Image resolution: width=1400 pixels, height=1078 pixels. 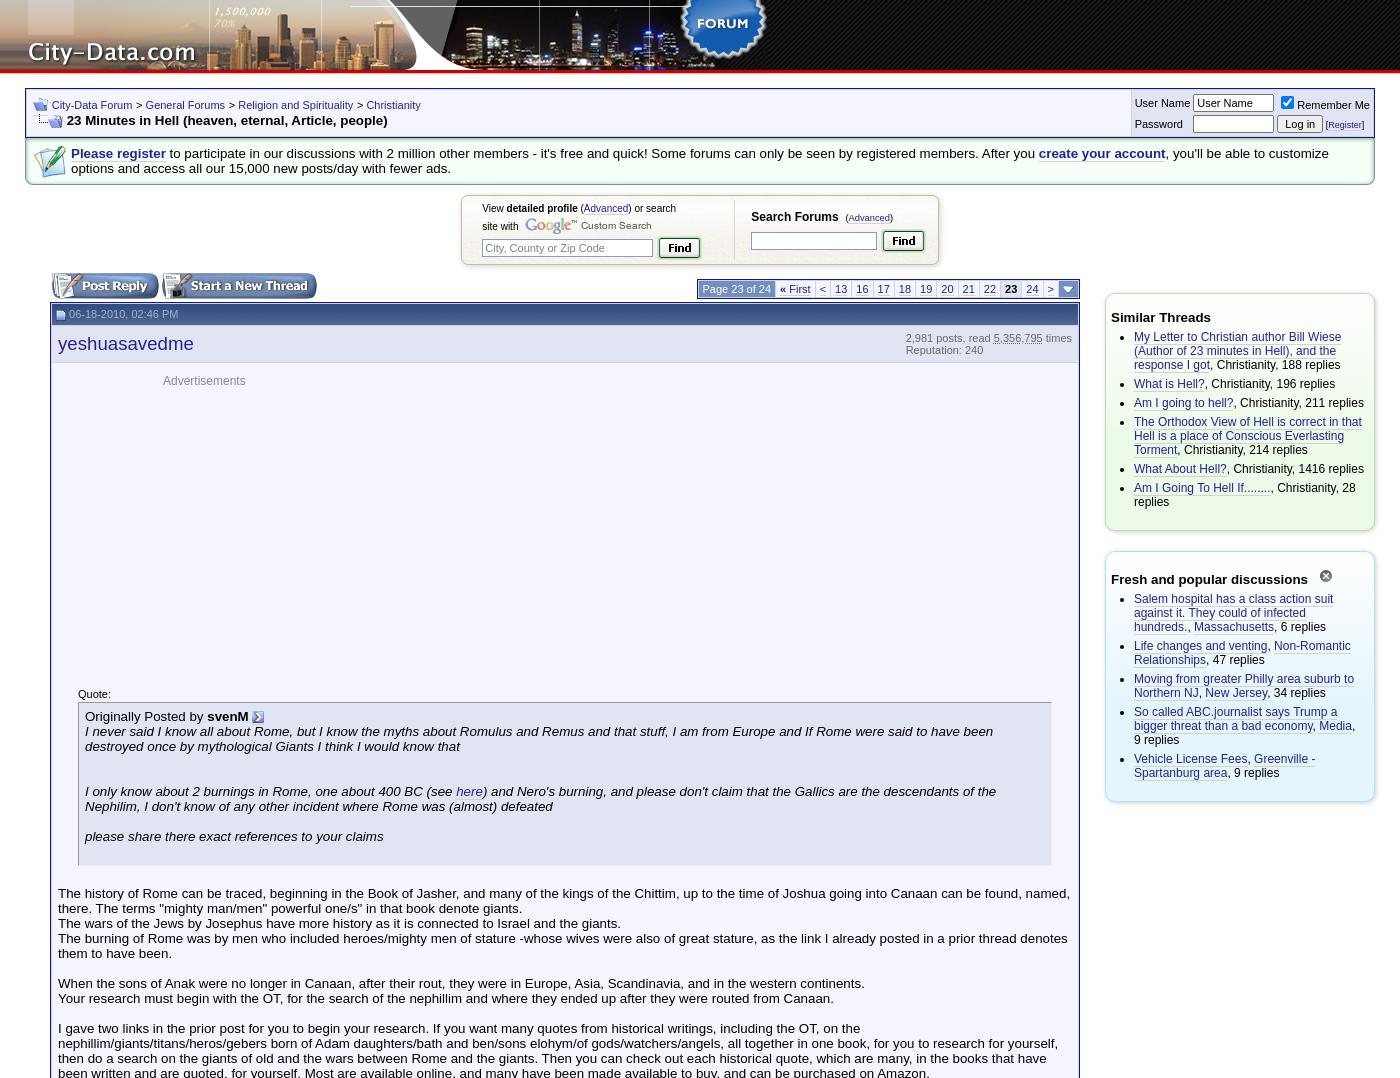 What do you see at coordinates (461, 982) in the screenshot?
I see `'When the sons of Anak were no longer in Canaan, after their rout, they were in Europe, Asia,  Scandinavia, and in the western continents.'` at bounding box center [461, 982].